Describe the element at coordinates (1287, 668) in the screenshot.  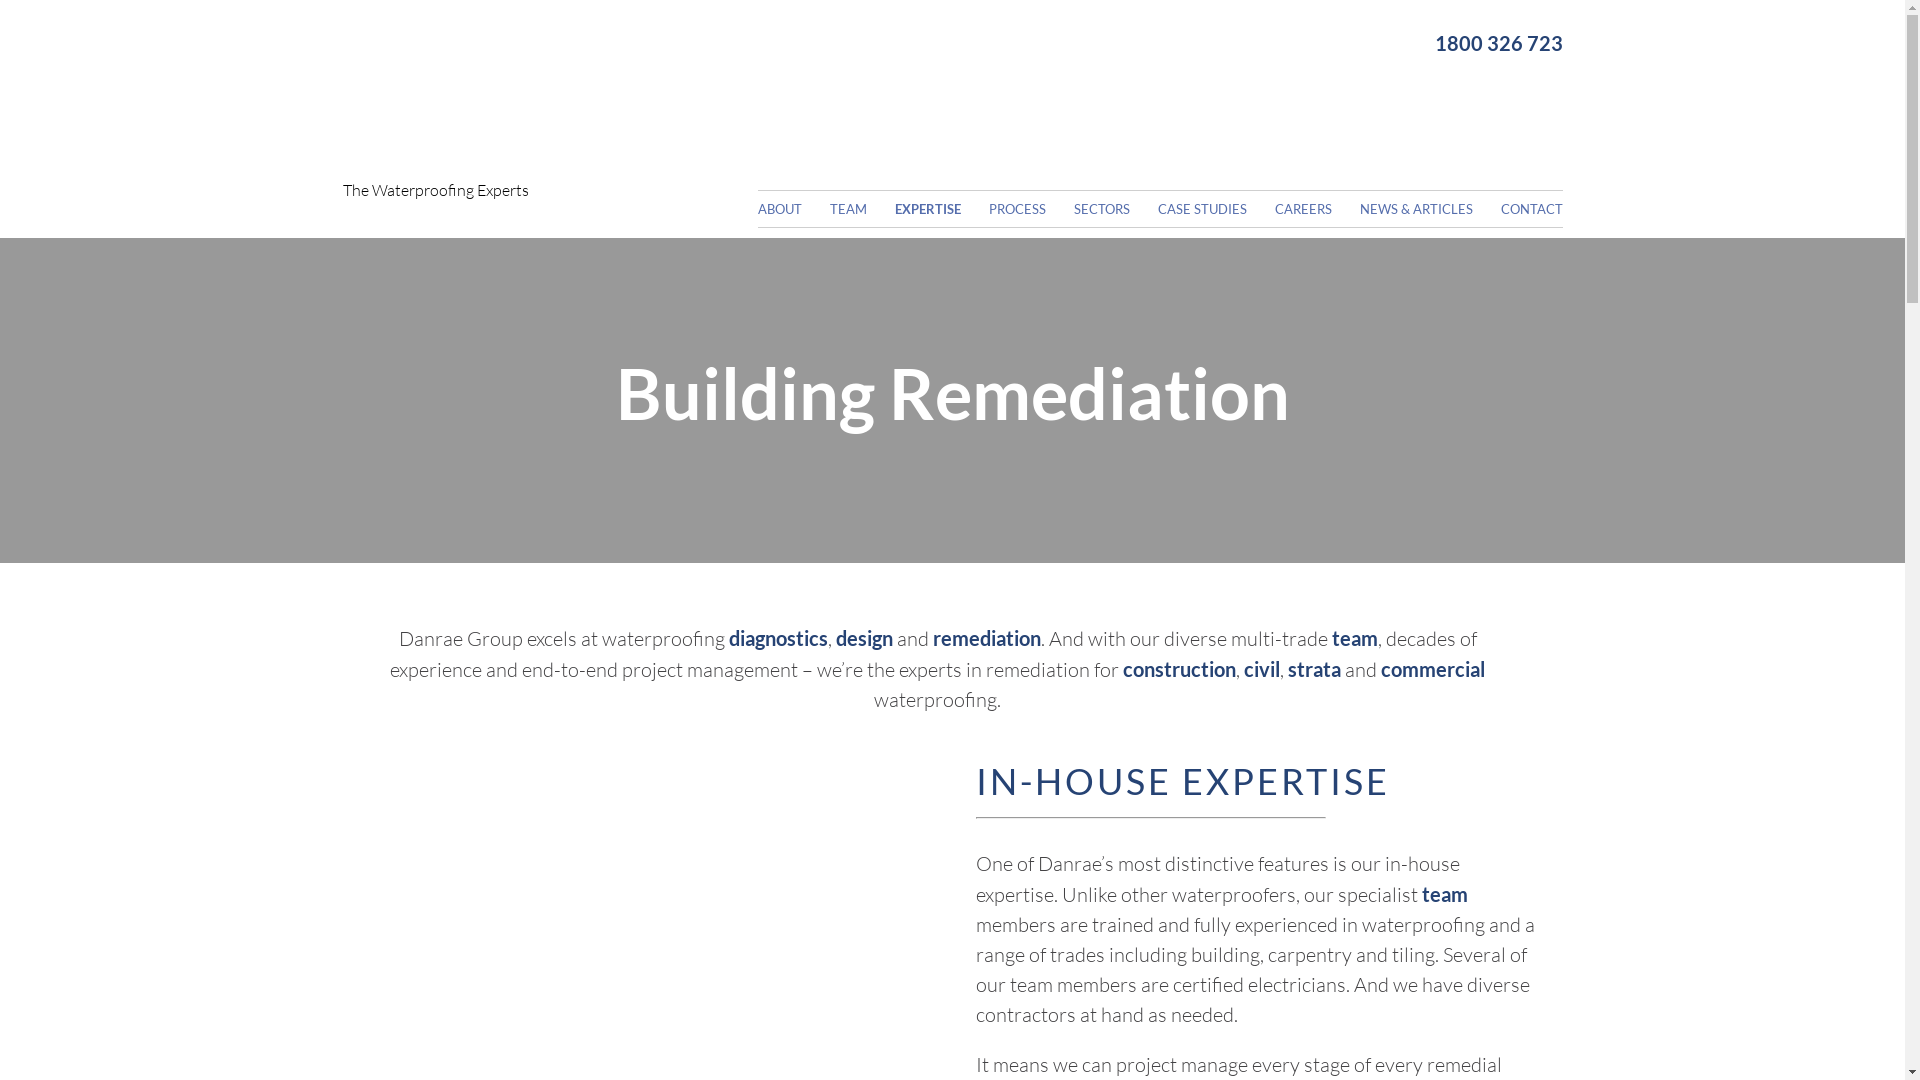
I see `'strata'` at that location.